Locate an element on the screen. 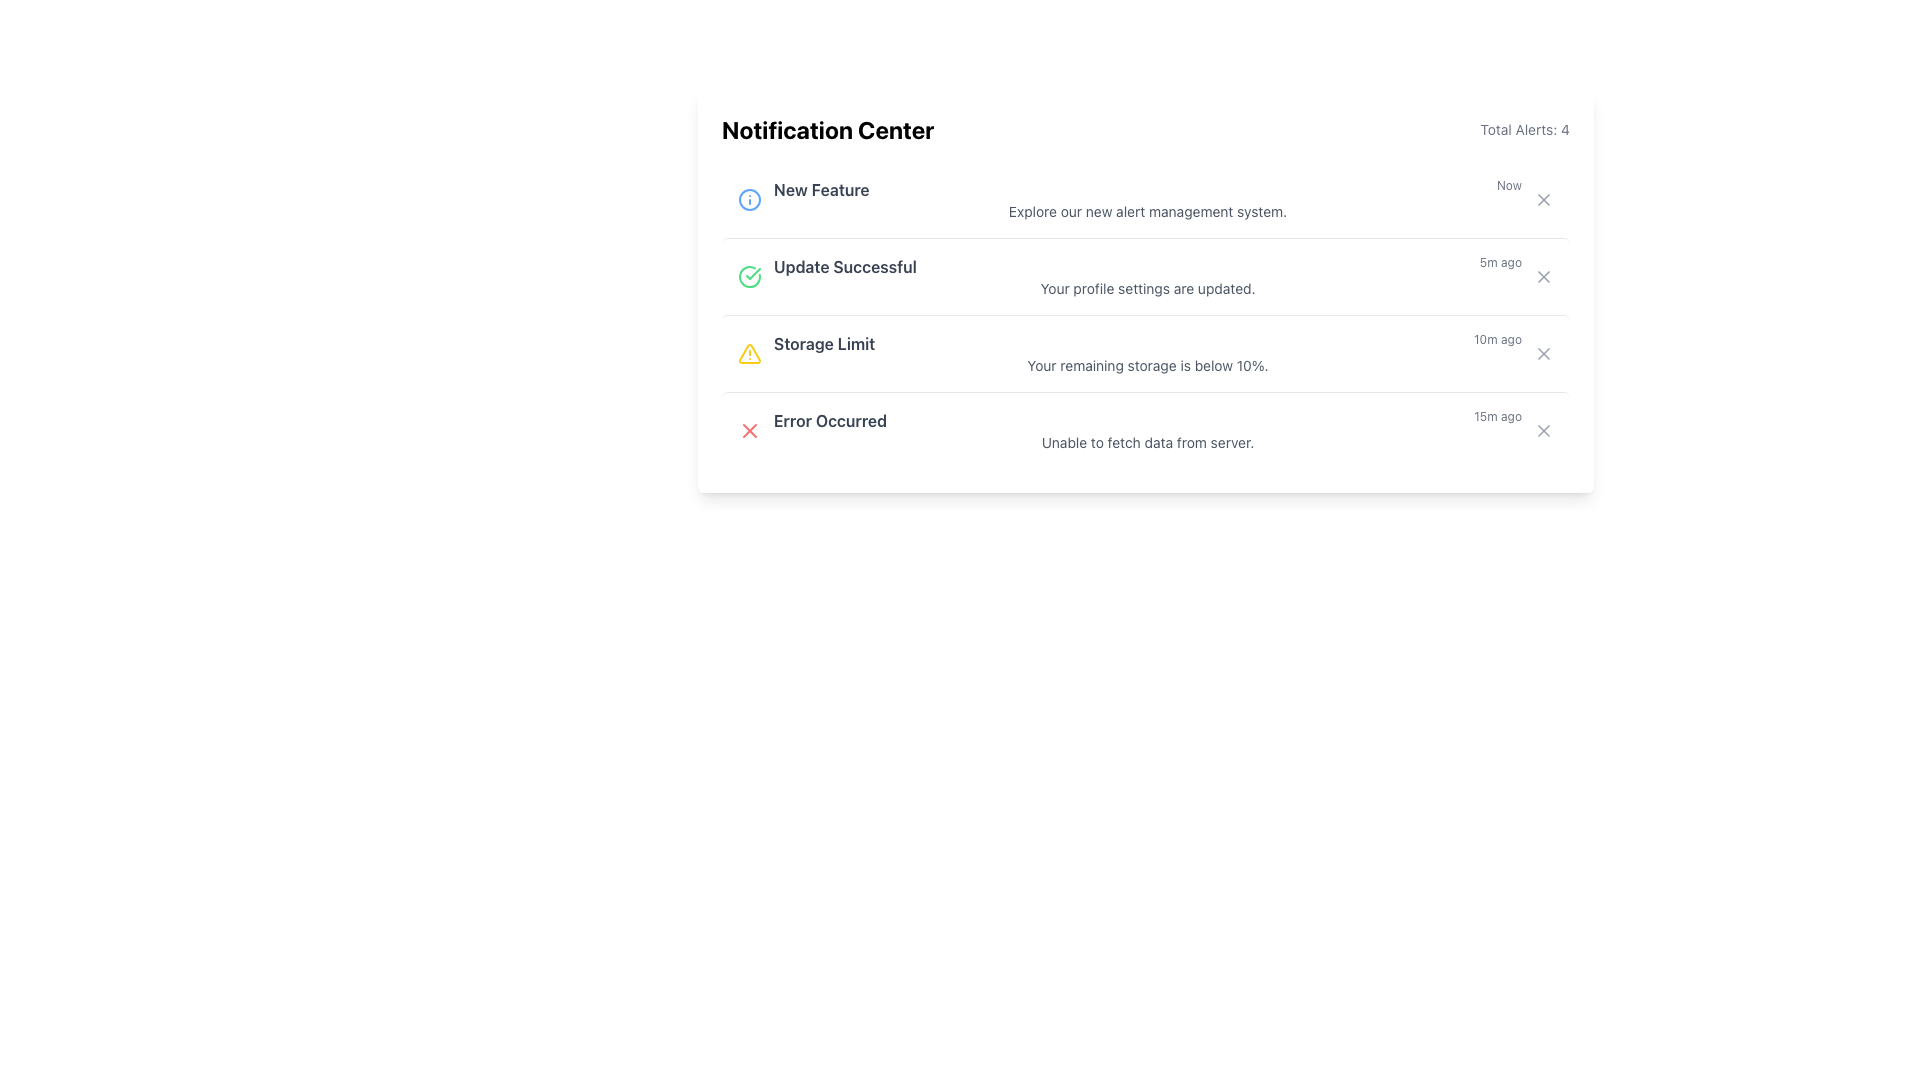 The width and height of the screenshot is (1920, 1080). the detailed message text of the notification located below 'Error Occurred' in the fourth notification entry is located at coordinates (1147, 442).